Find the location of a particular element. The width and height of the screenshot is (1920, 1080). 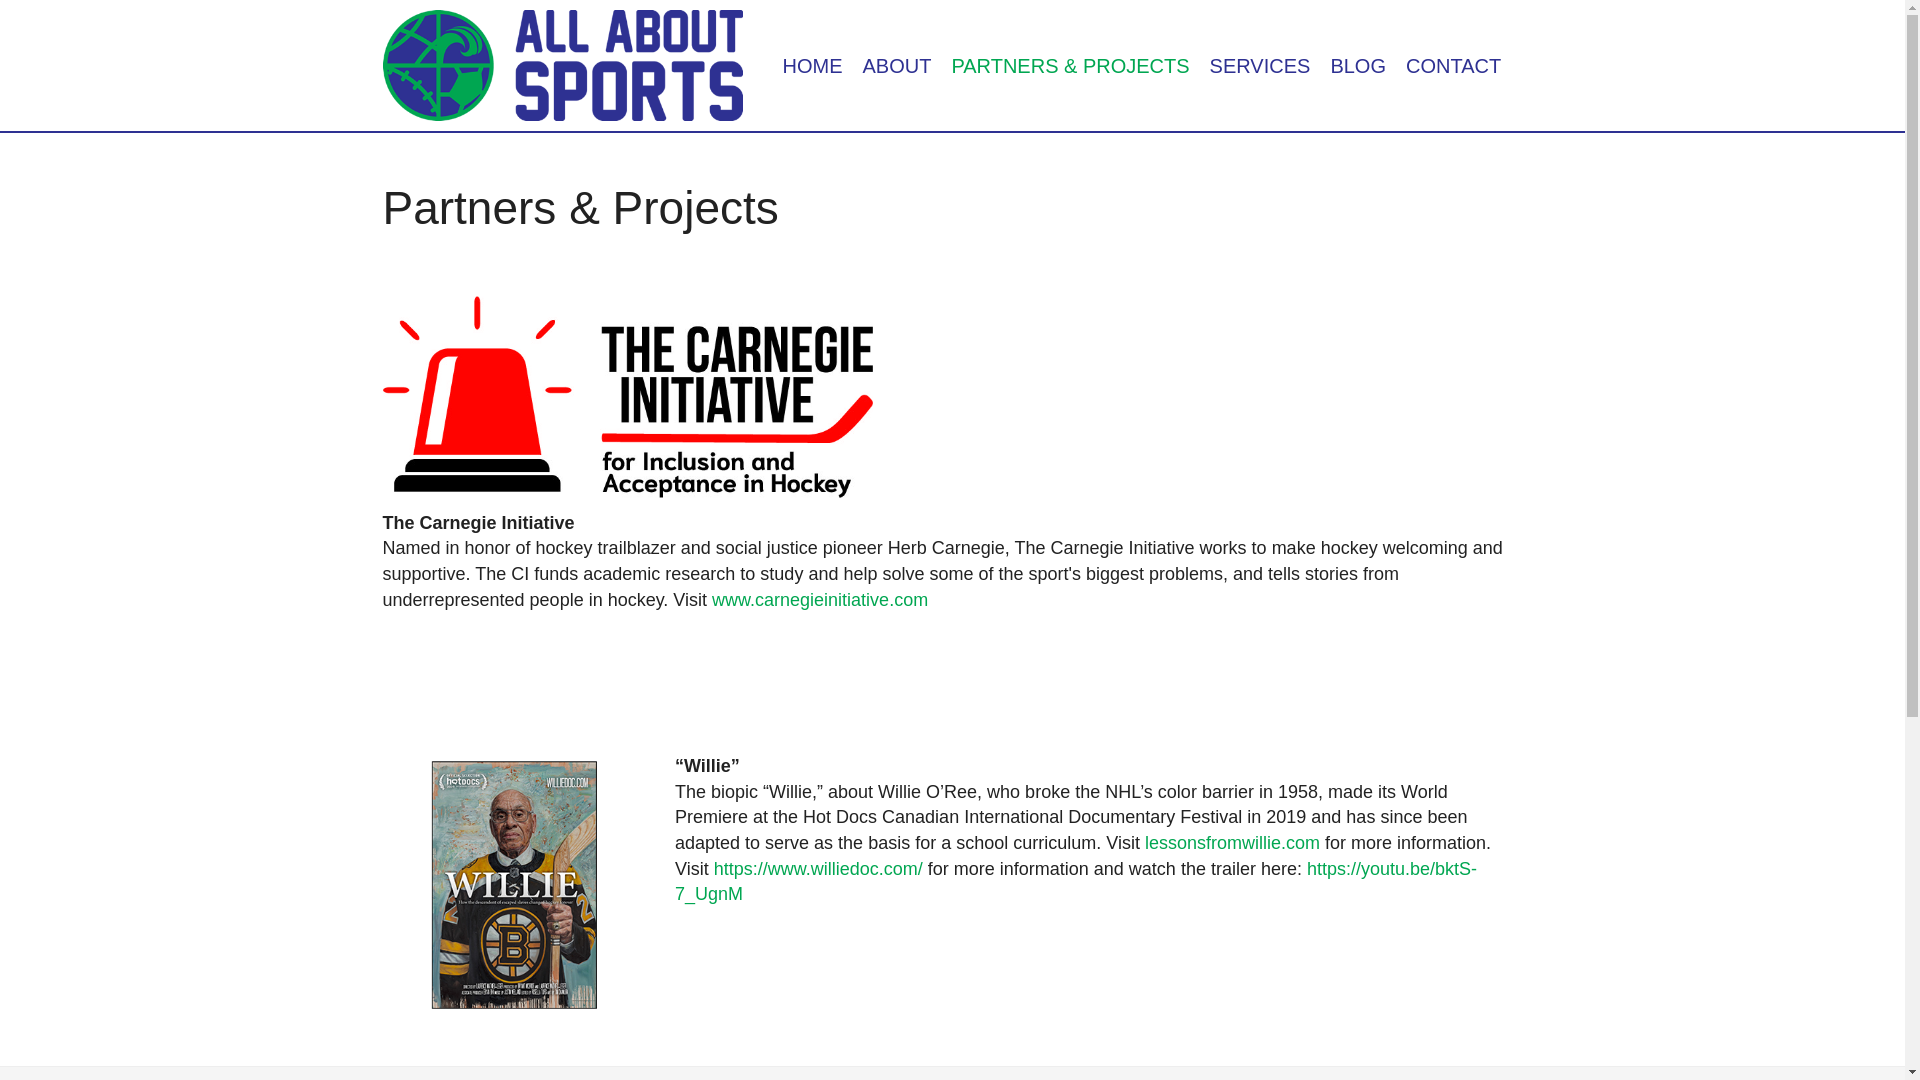

'www.carnegieinitiative.com' is located at coordinates (820, 599).